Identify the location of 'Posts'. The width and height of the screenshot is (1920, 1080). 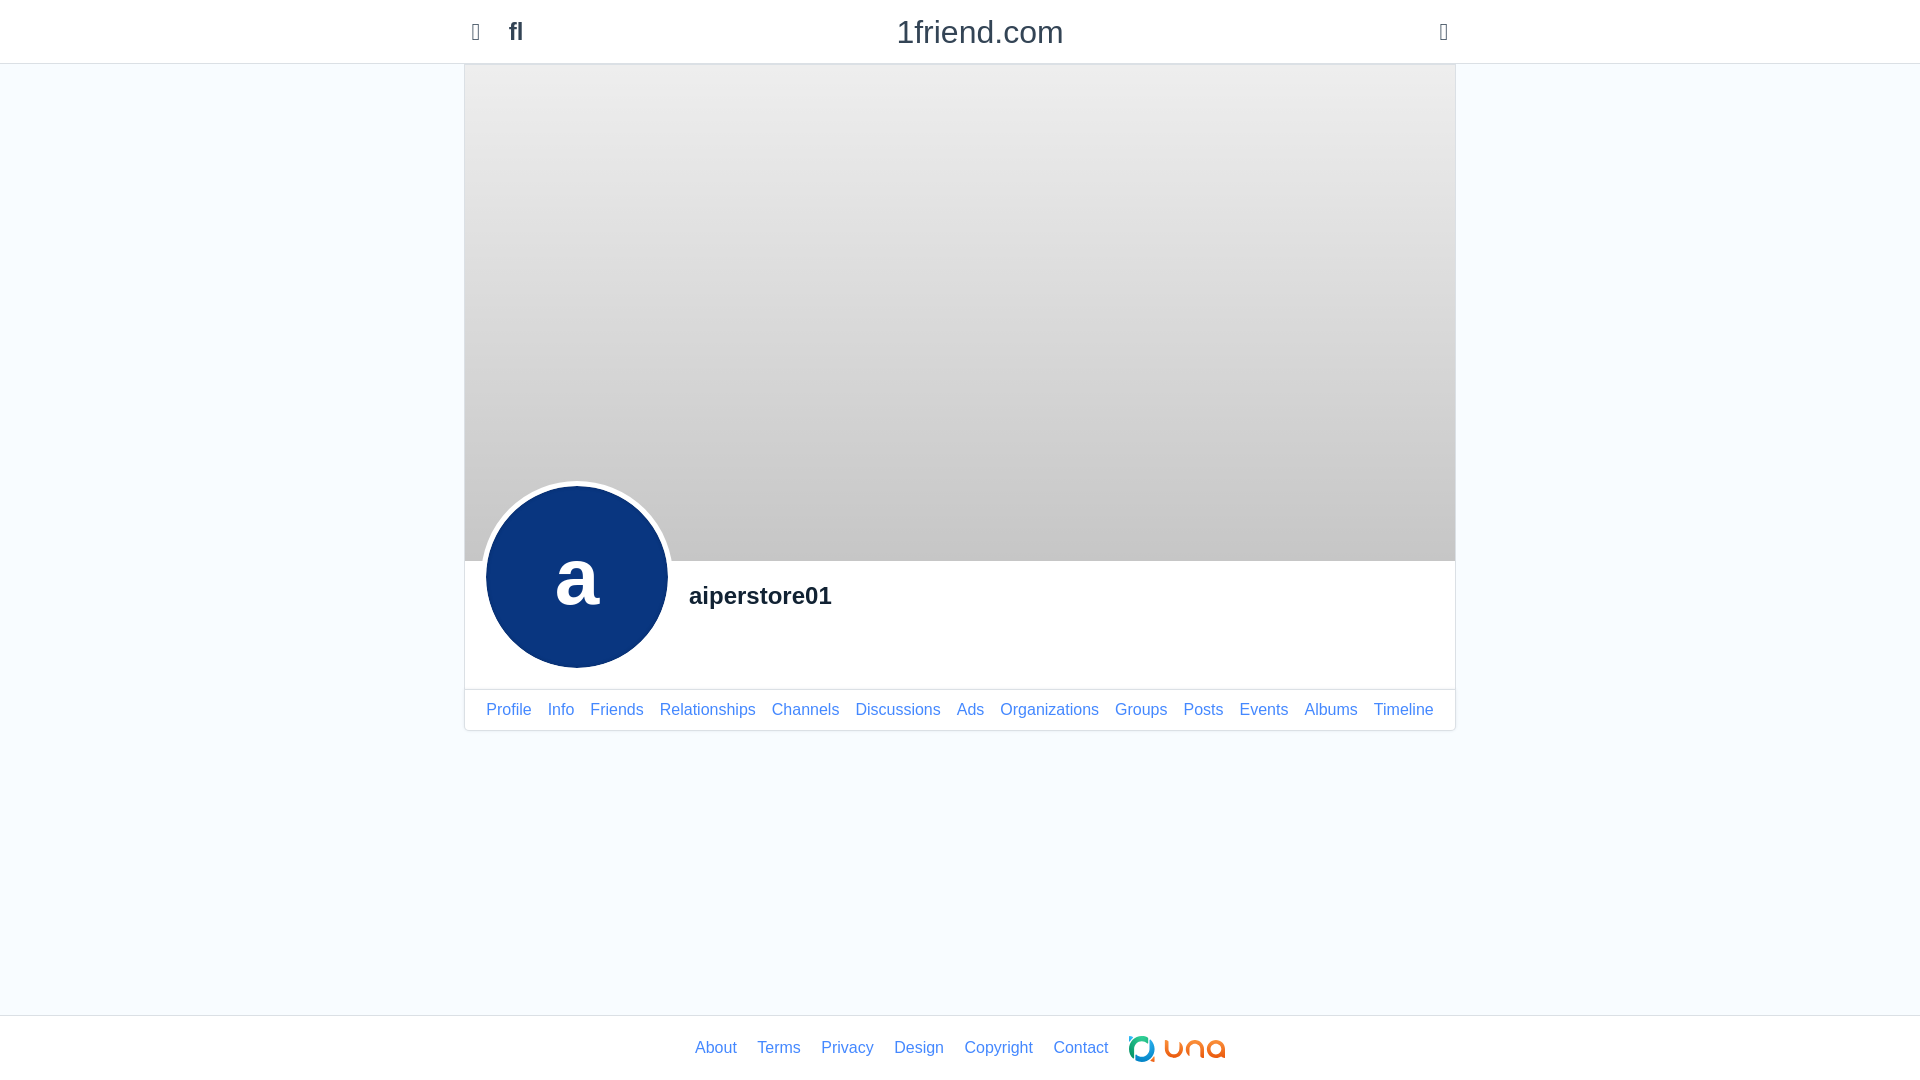
(1203, 708).